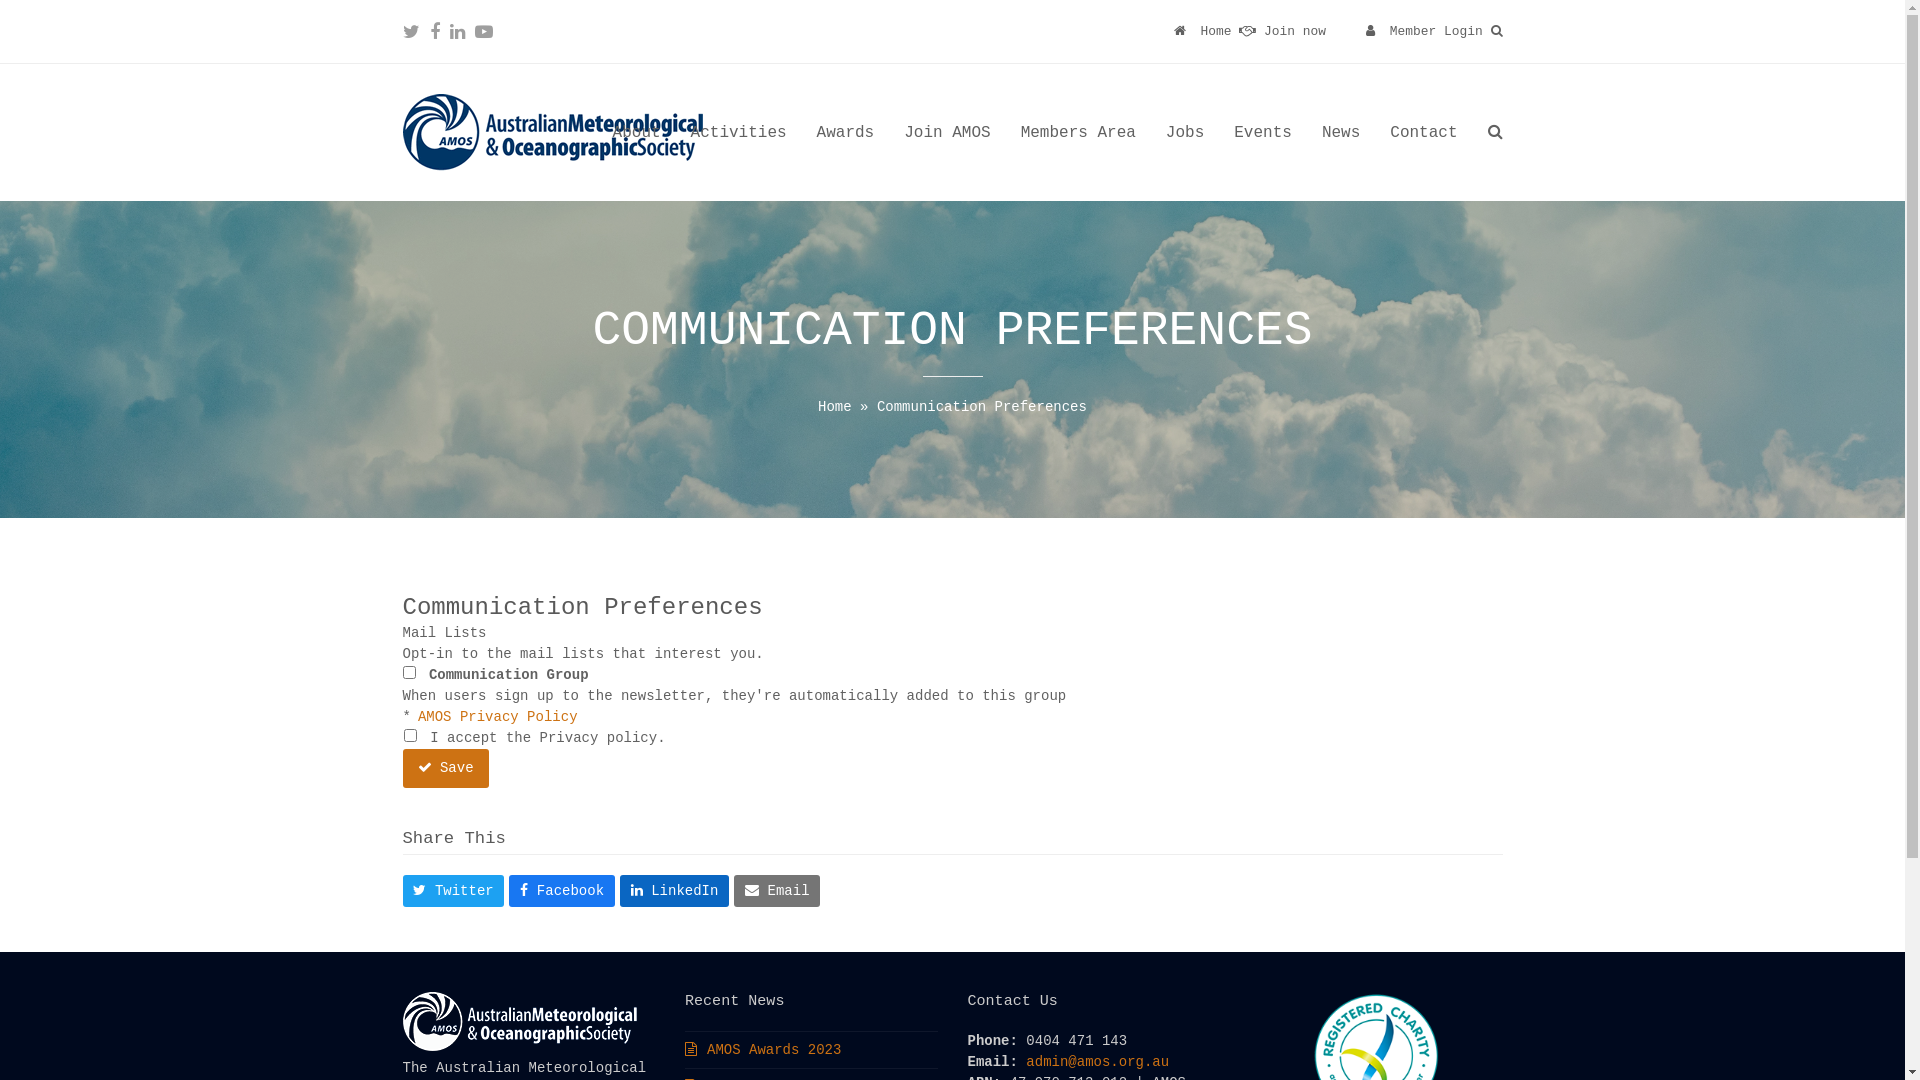  What do you see at coordinates (762, 1048) in the screenshot?
I see `'AMOS Awards 2023'` at bounding box center [762, 1048].